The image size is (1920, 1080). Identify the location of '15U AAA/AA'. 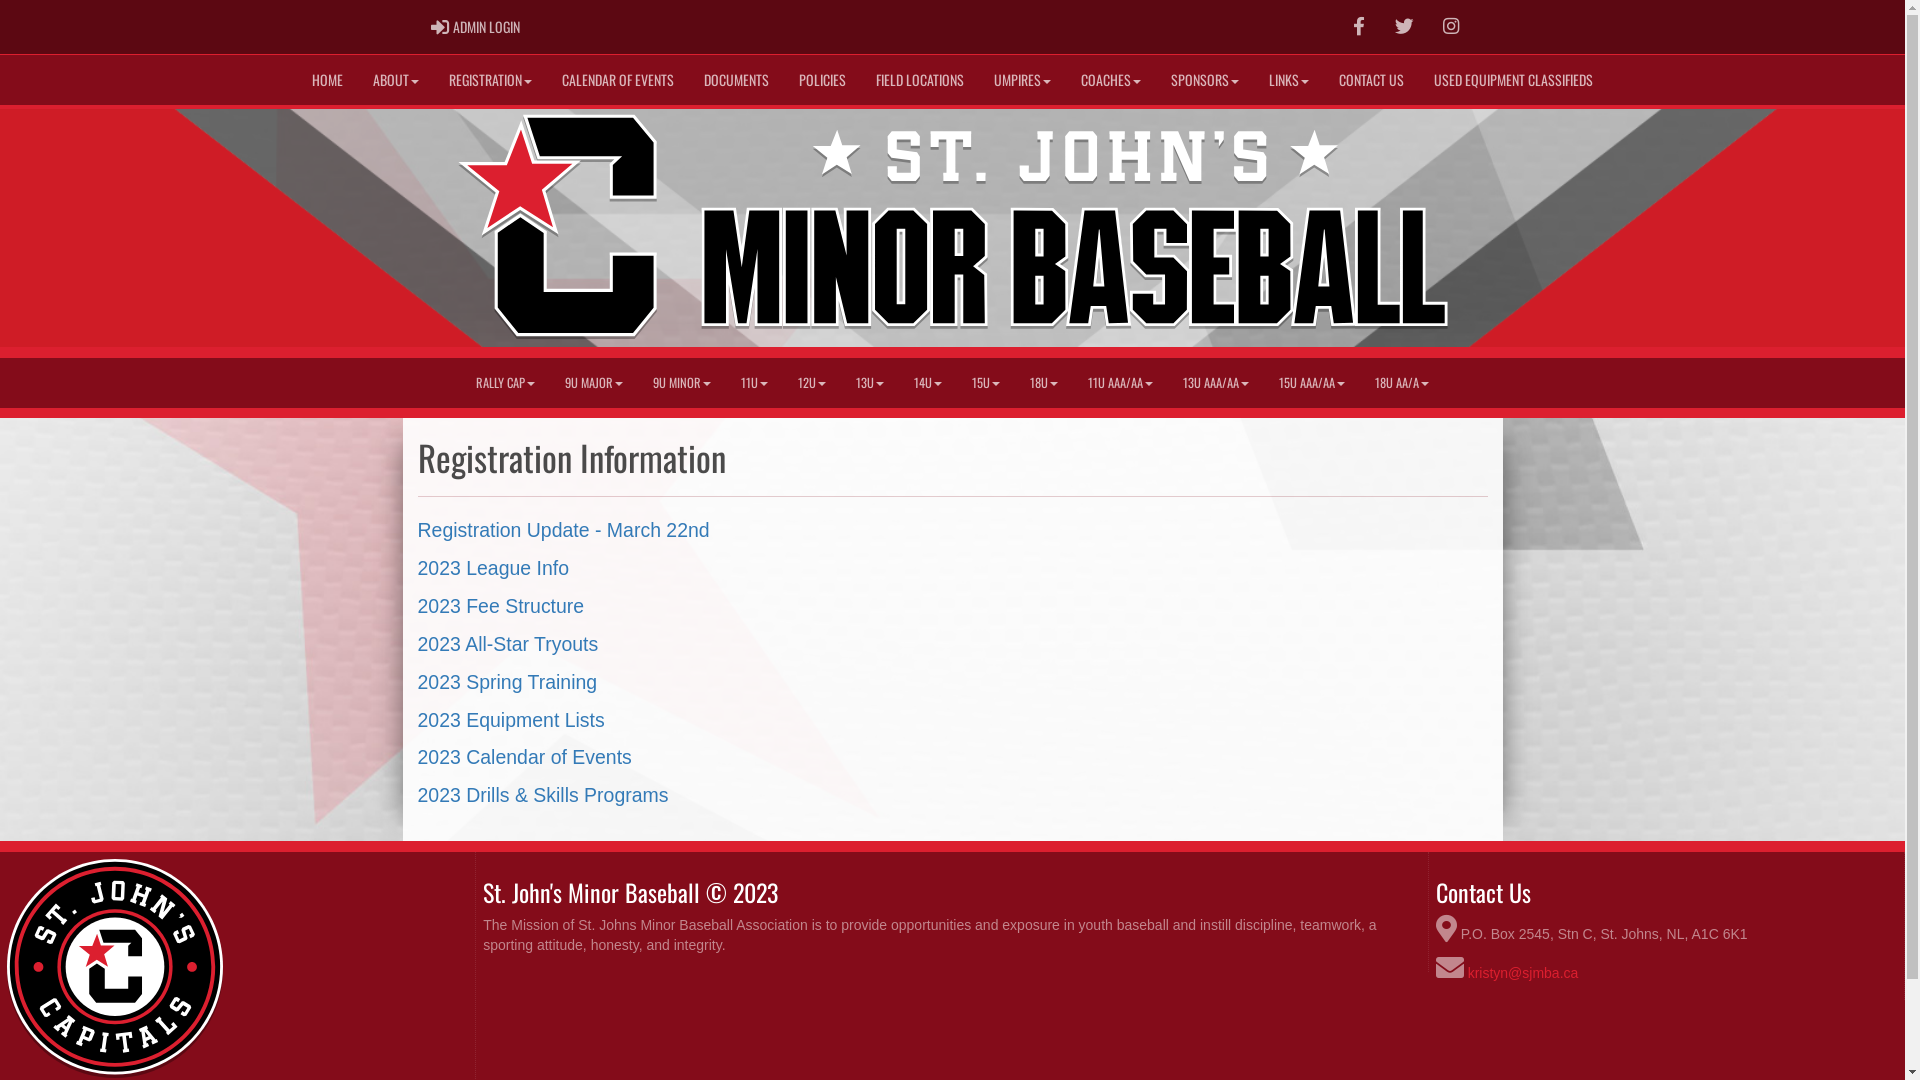
(1262, 382).